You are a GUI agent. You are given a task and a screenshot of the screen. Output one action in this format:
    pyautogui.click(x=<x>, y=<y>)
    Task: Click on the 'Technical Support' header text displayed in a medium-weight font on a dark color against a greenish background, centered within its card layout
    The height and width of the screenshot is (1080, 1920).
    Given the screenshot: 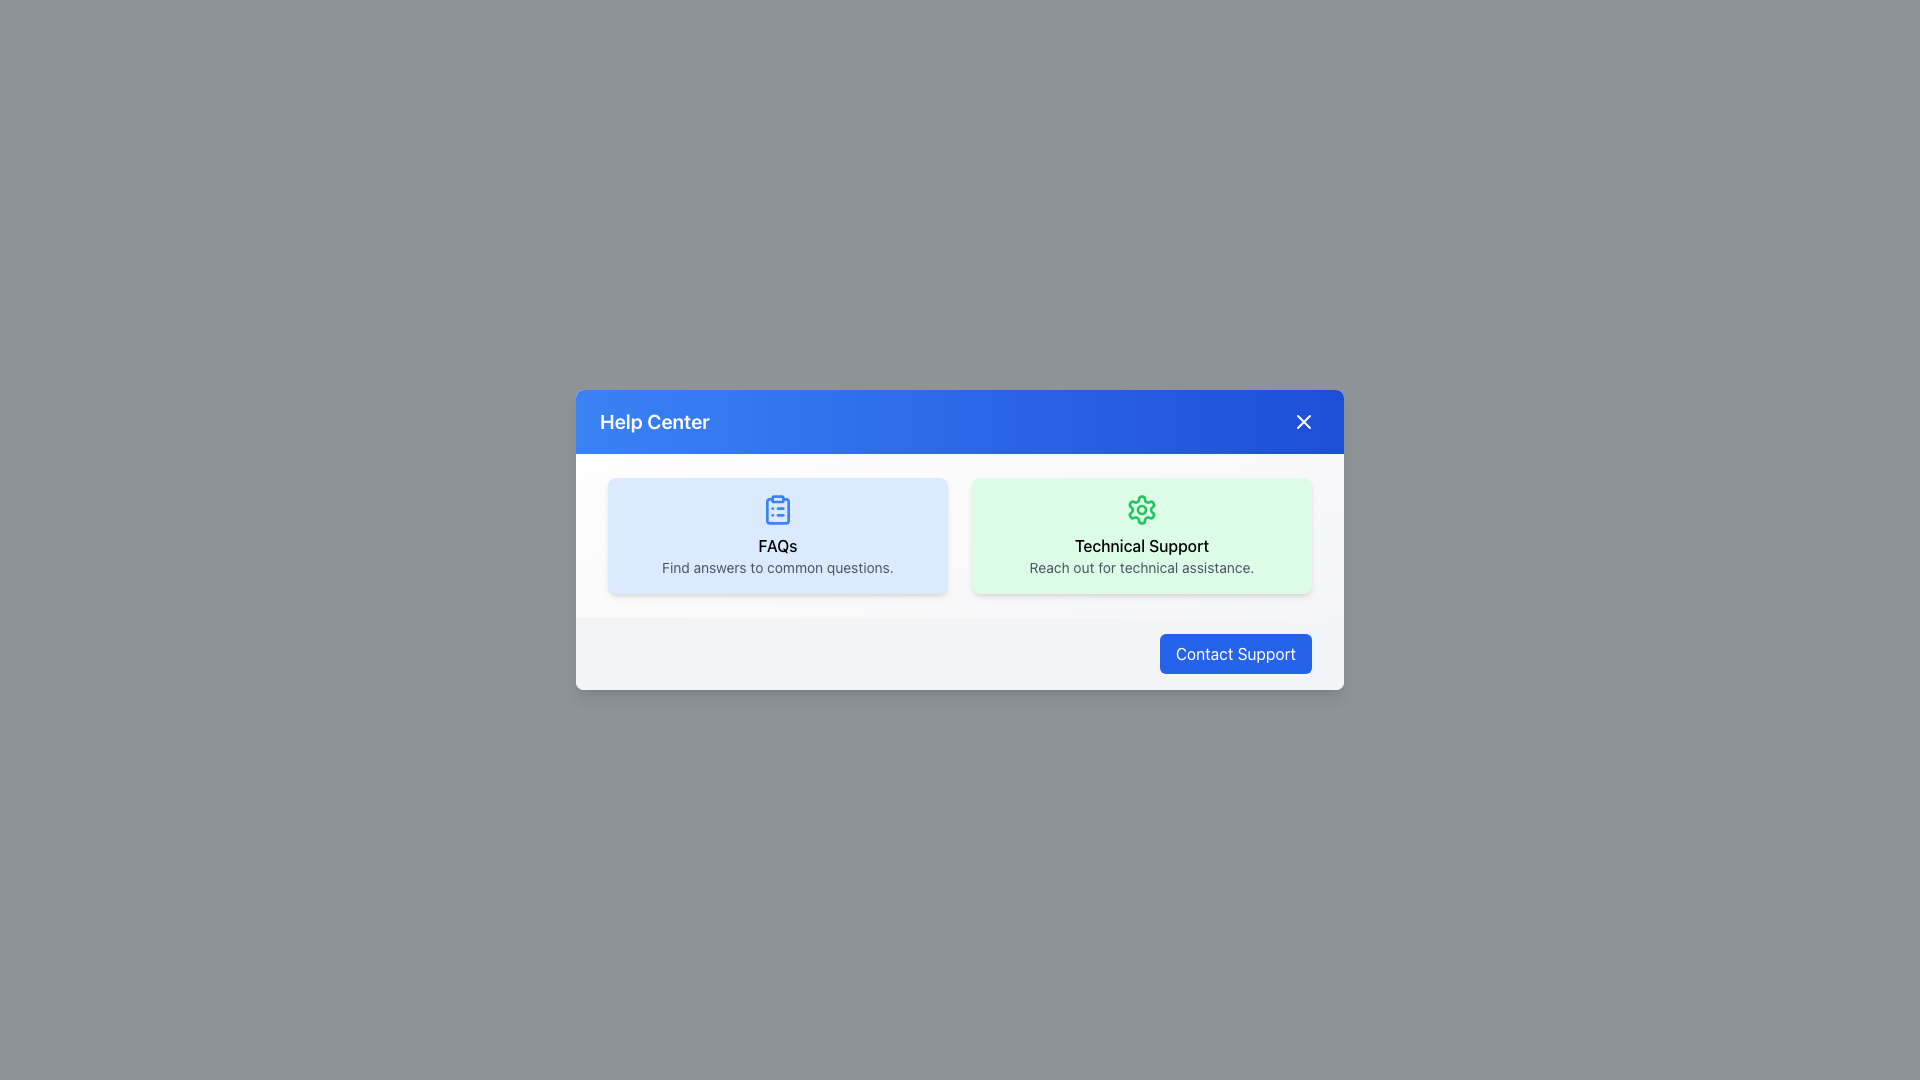 What is the action you would take?
    pyautogui.click(x=1142, y=546)
    